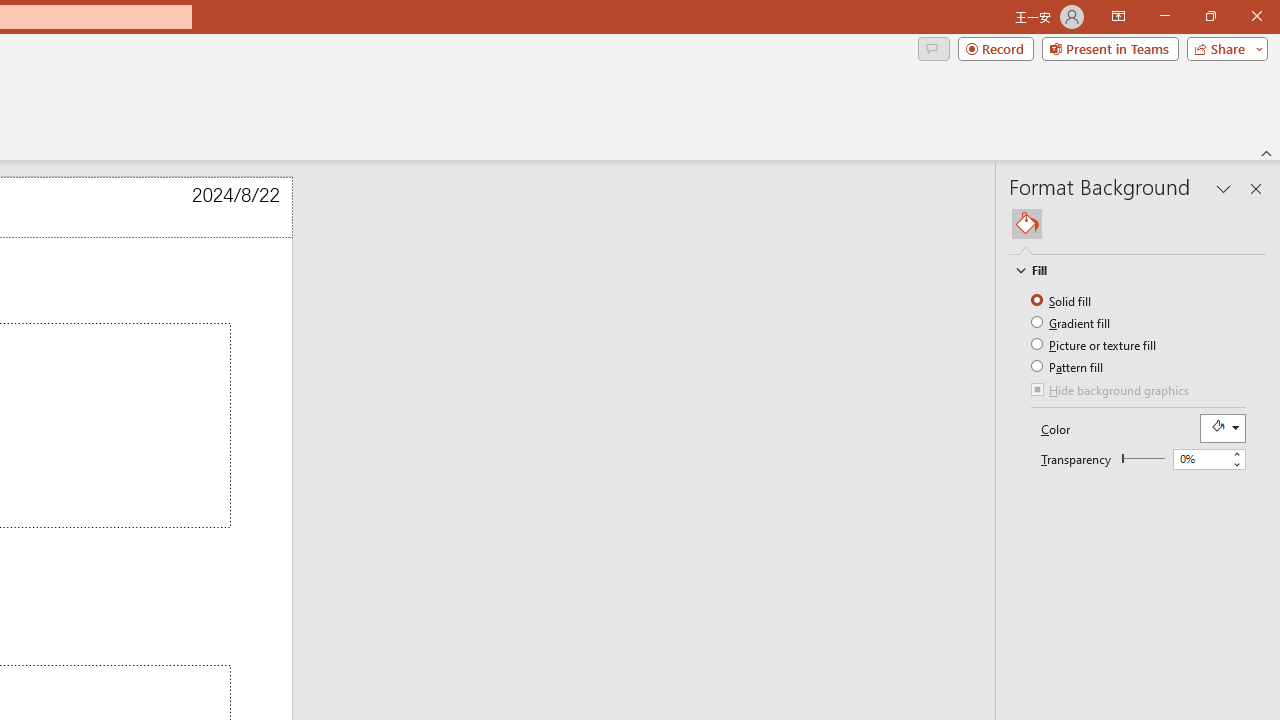 Image resolution: width=1280 pixels, height=720 pixels. I want to click on 'More', so click(1235, 454).